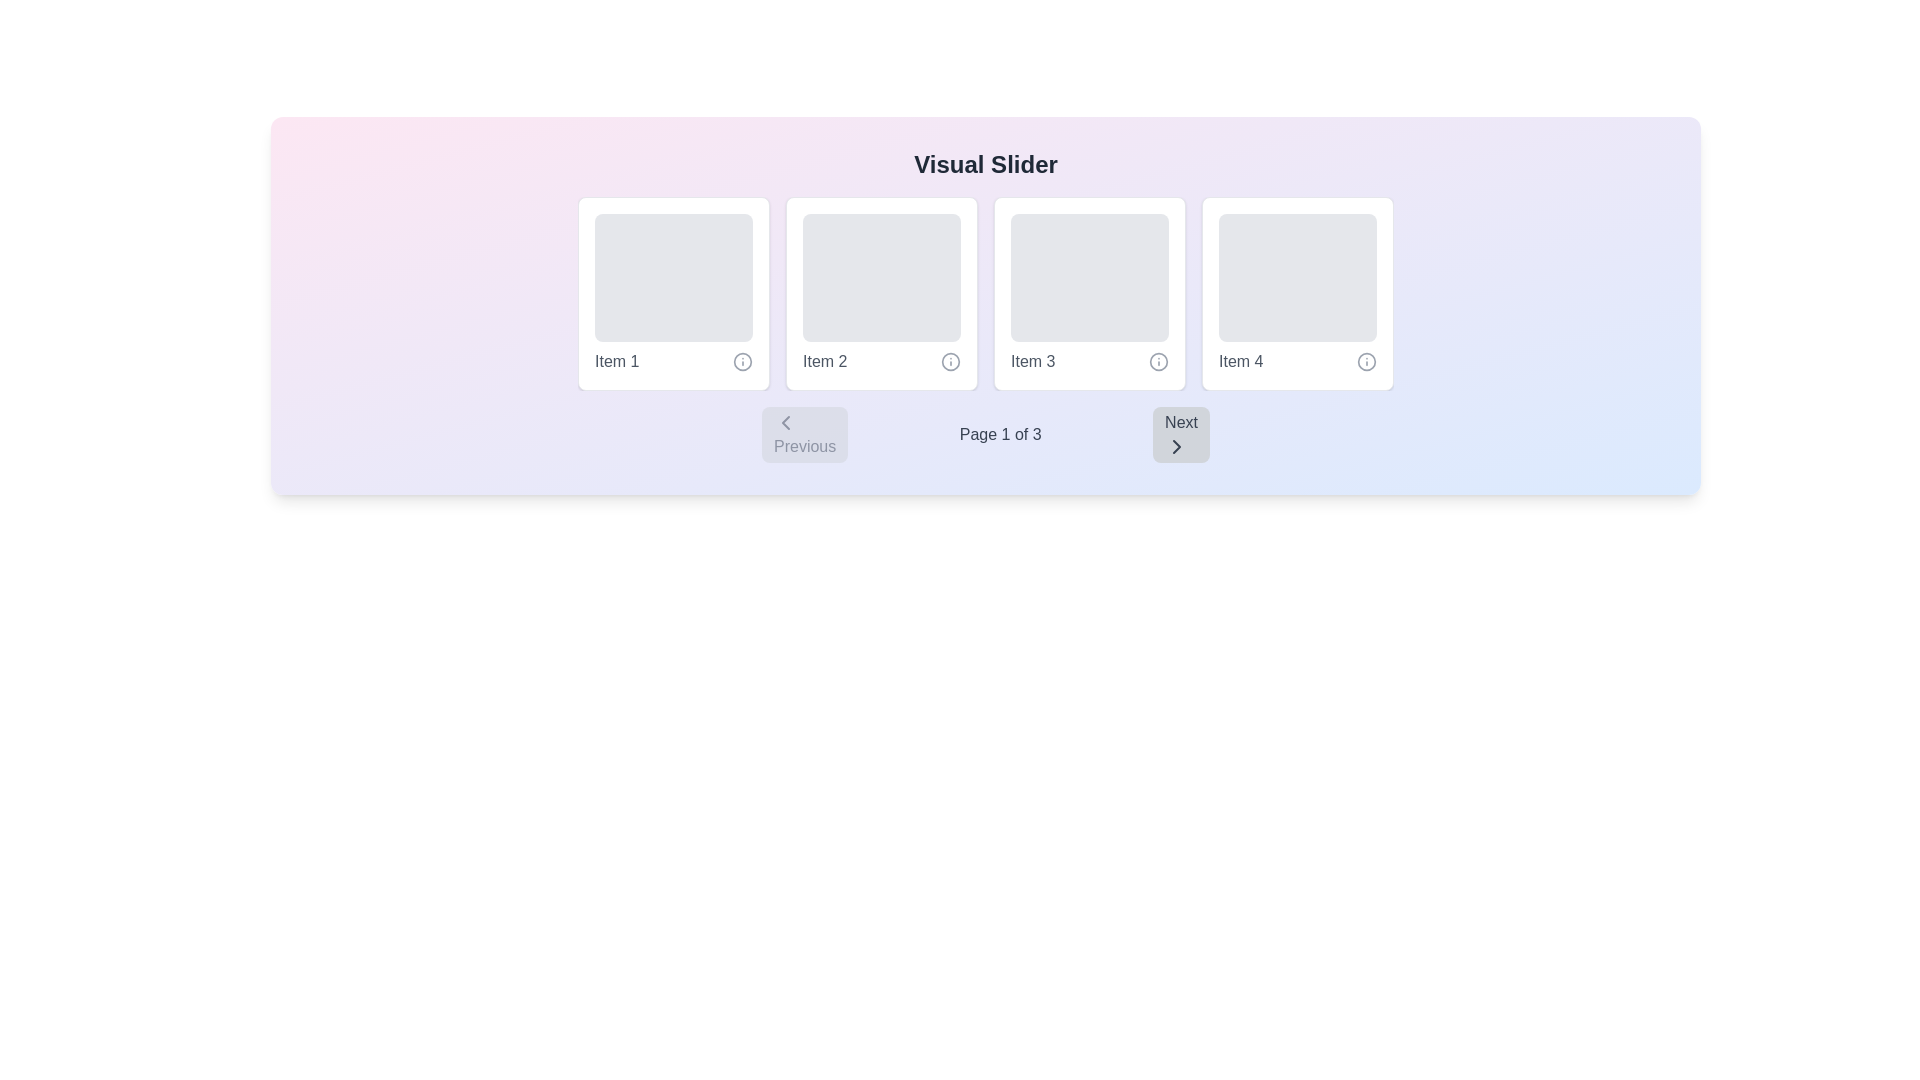 The width and height of the screenshot is (1920, 1080). Describe the element at coordinates (1033, 362) in the screenshot. I see `the text label that reads 'Item 3', styled in gray color, located within the third card beneath an image placeholder` at that location.